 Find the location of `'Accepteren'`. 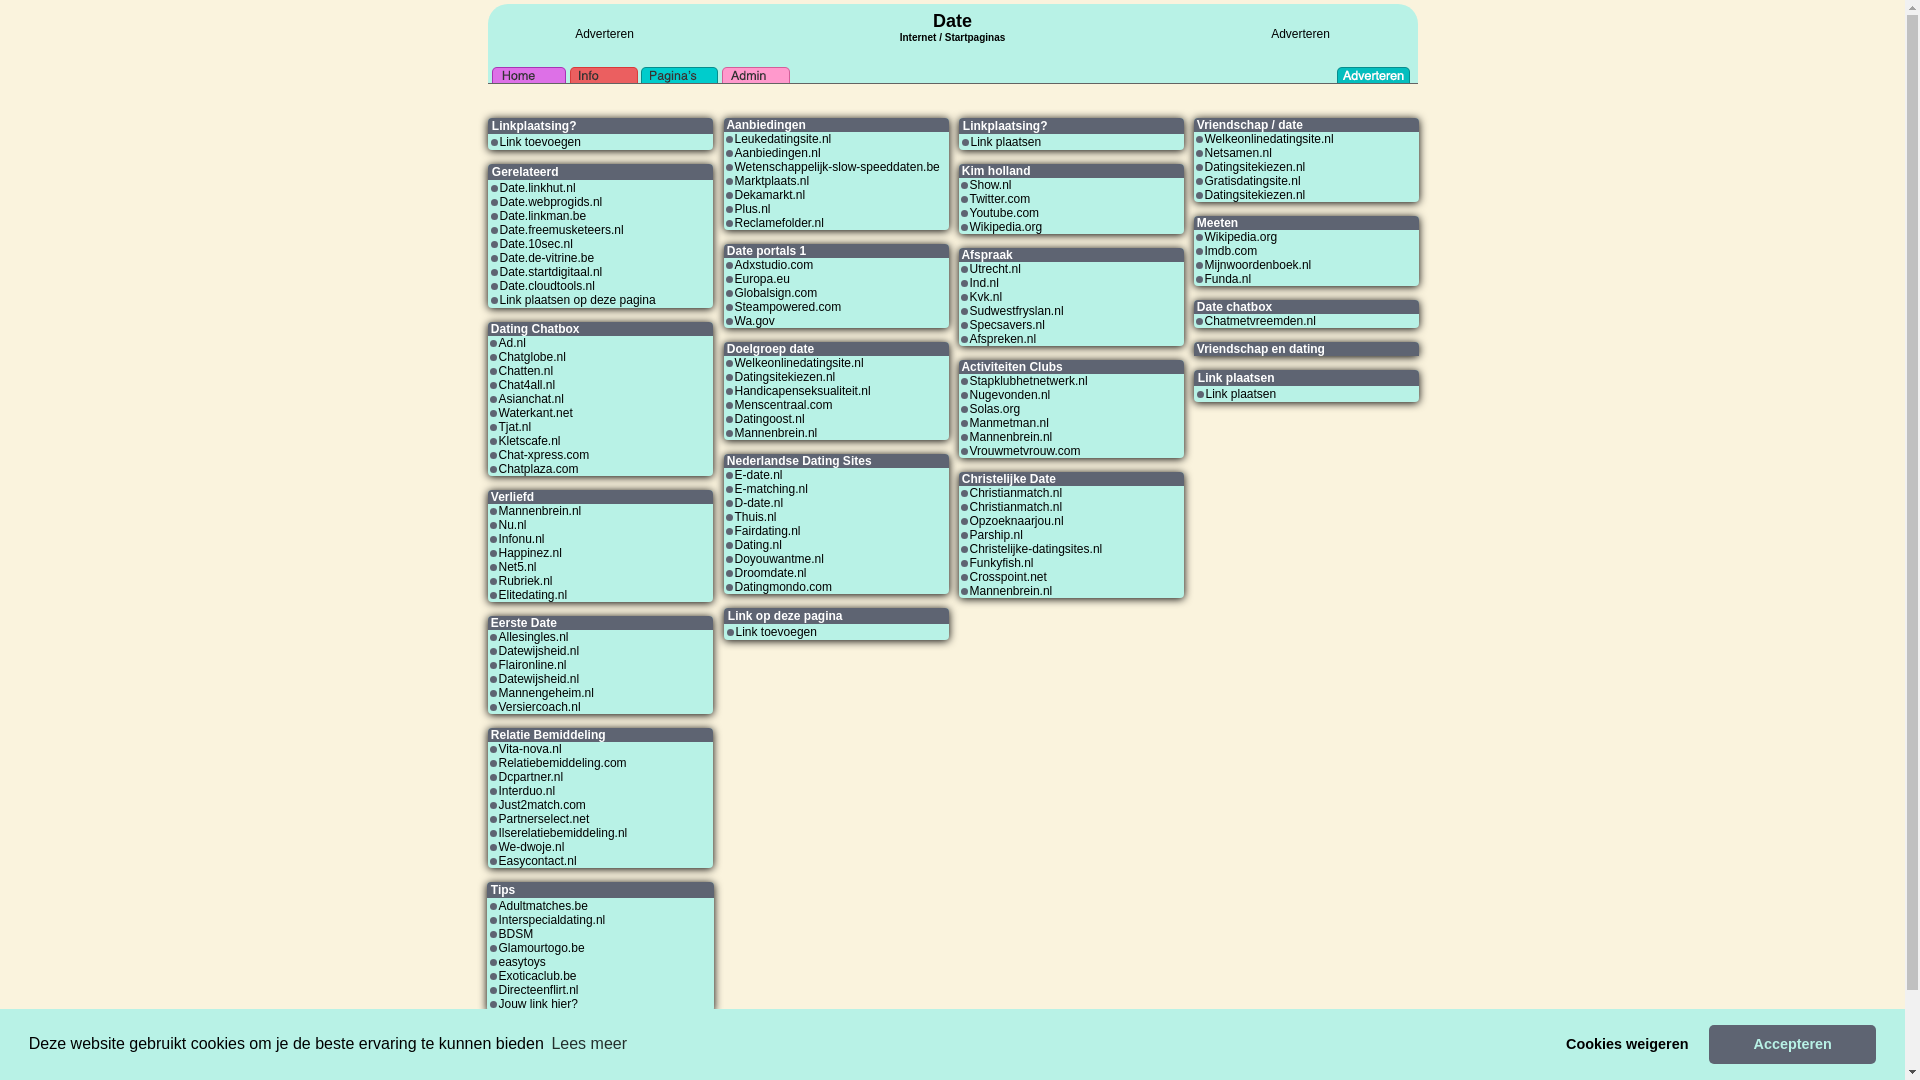

'Accepteren' is located at coordinates (1792, 1043).